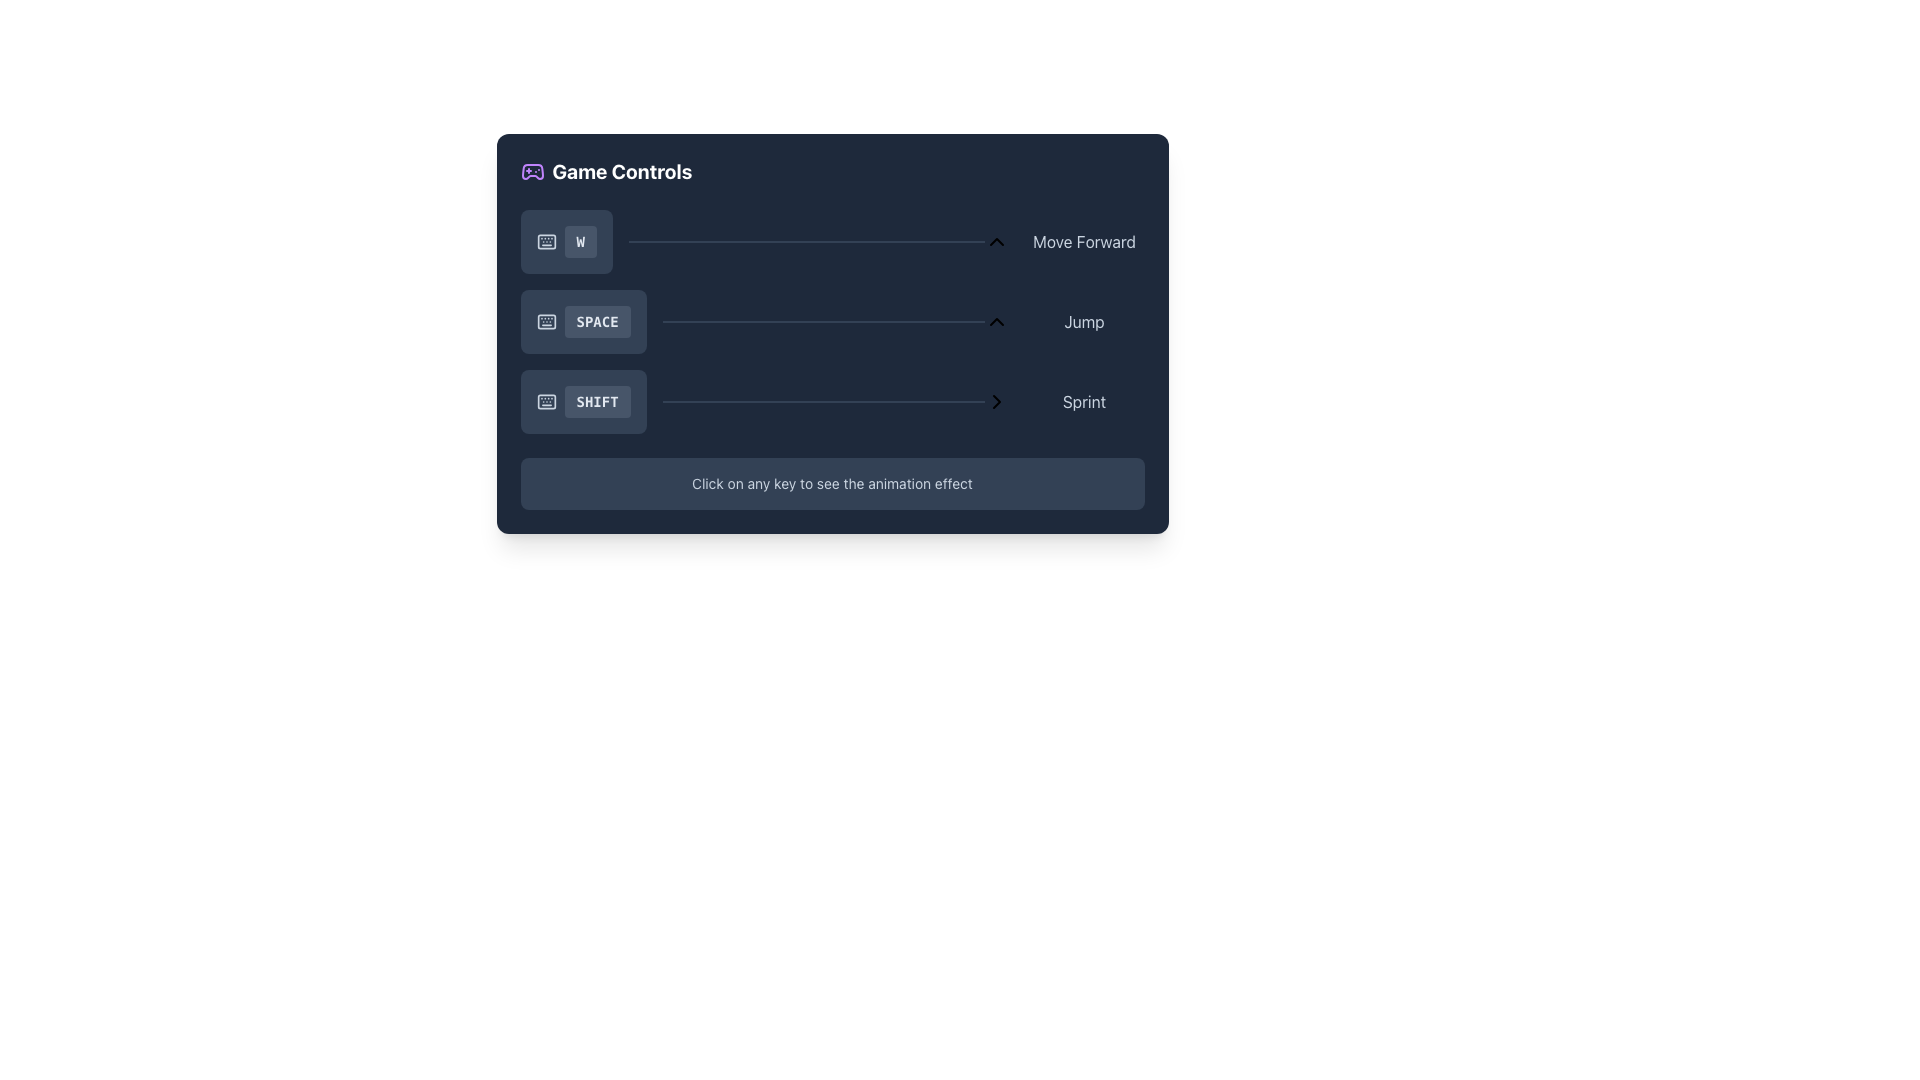 The height and width of the screenshot is (1080, 1920). I want to click on the Control mapping display row that represents the sprint action, indicating that pressing the 'SHIFT' key activates the sprint action, located in the bottom section of the 'Game Controls' panel, so click(832, 401).